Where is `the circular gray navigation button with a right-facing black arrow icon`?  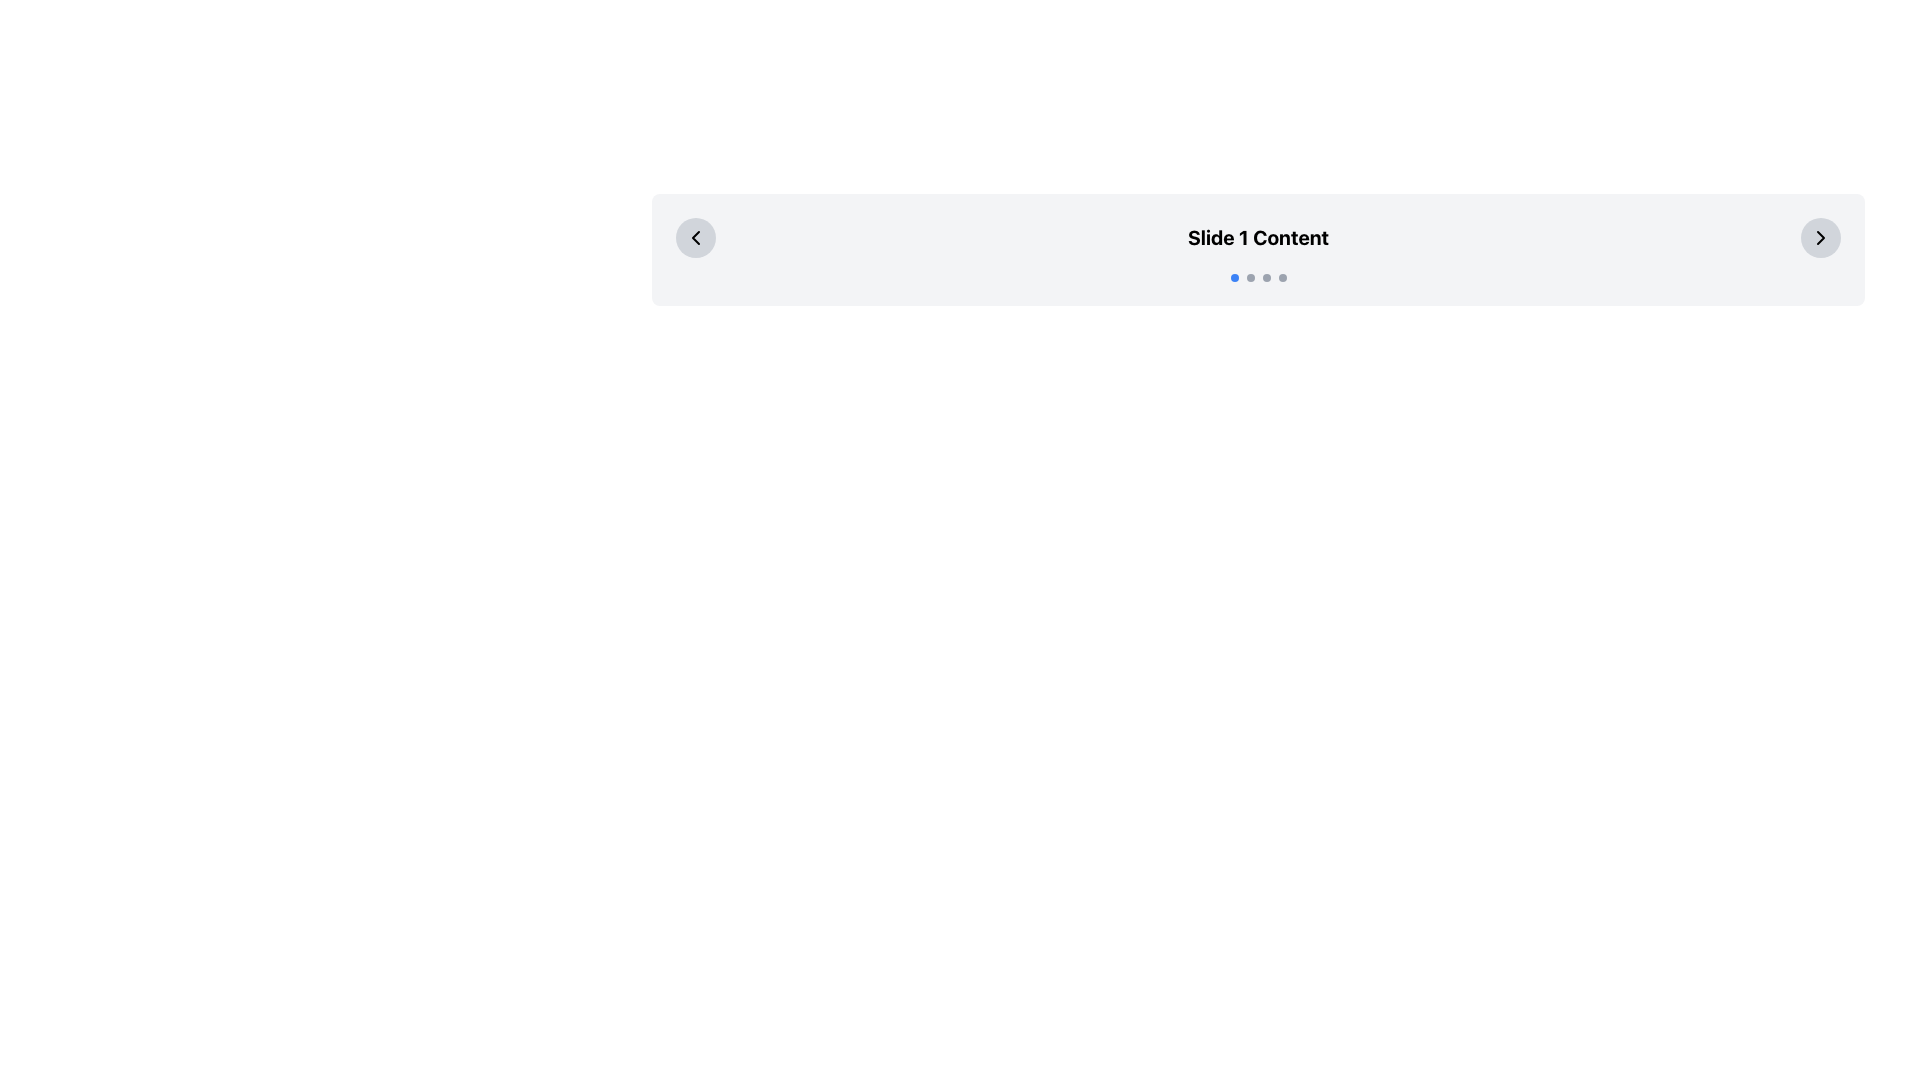
the circular gray navigation button with a right-facing black arrow icon is located at coordinates (1820, 237).